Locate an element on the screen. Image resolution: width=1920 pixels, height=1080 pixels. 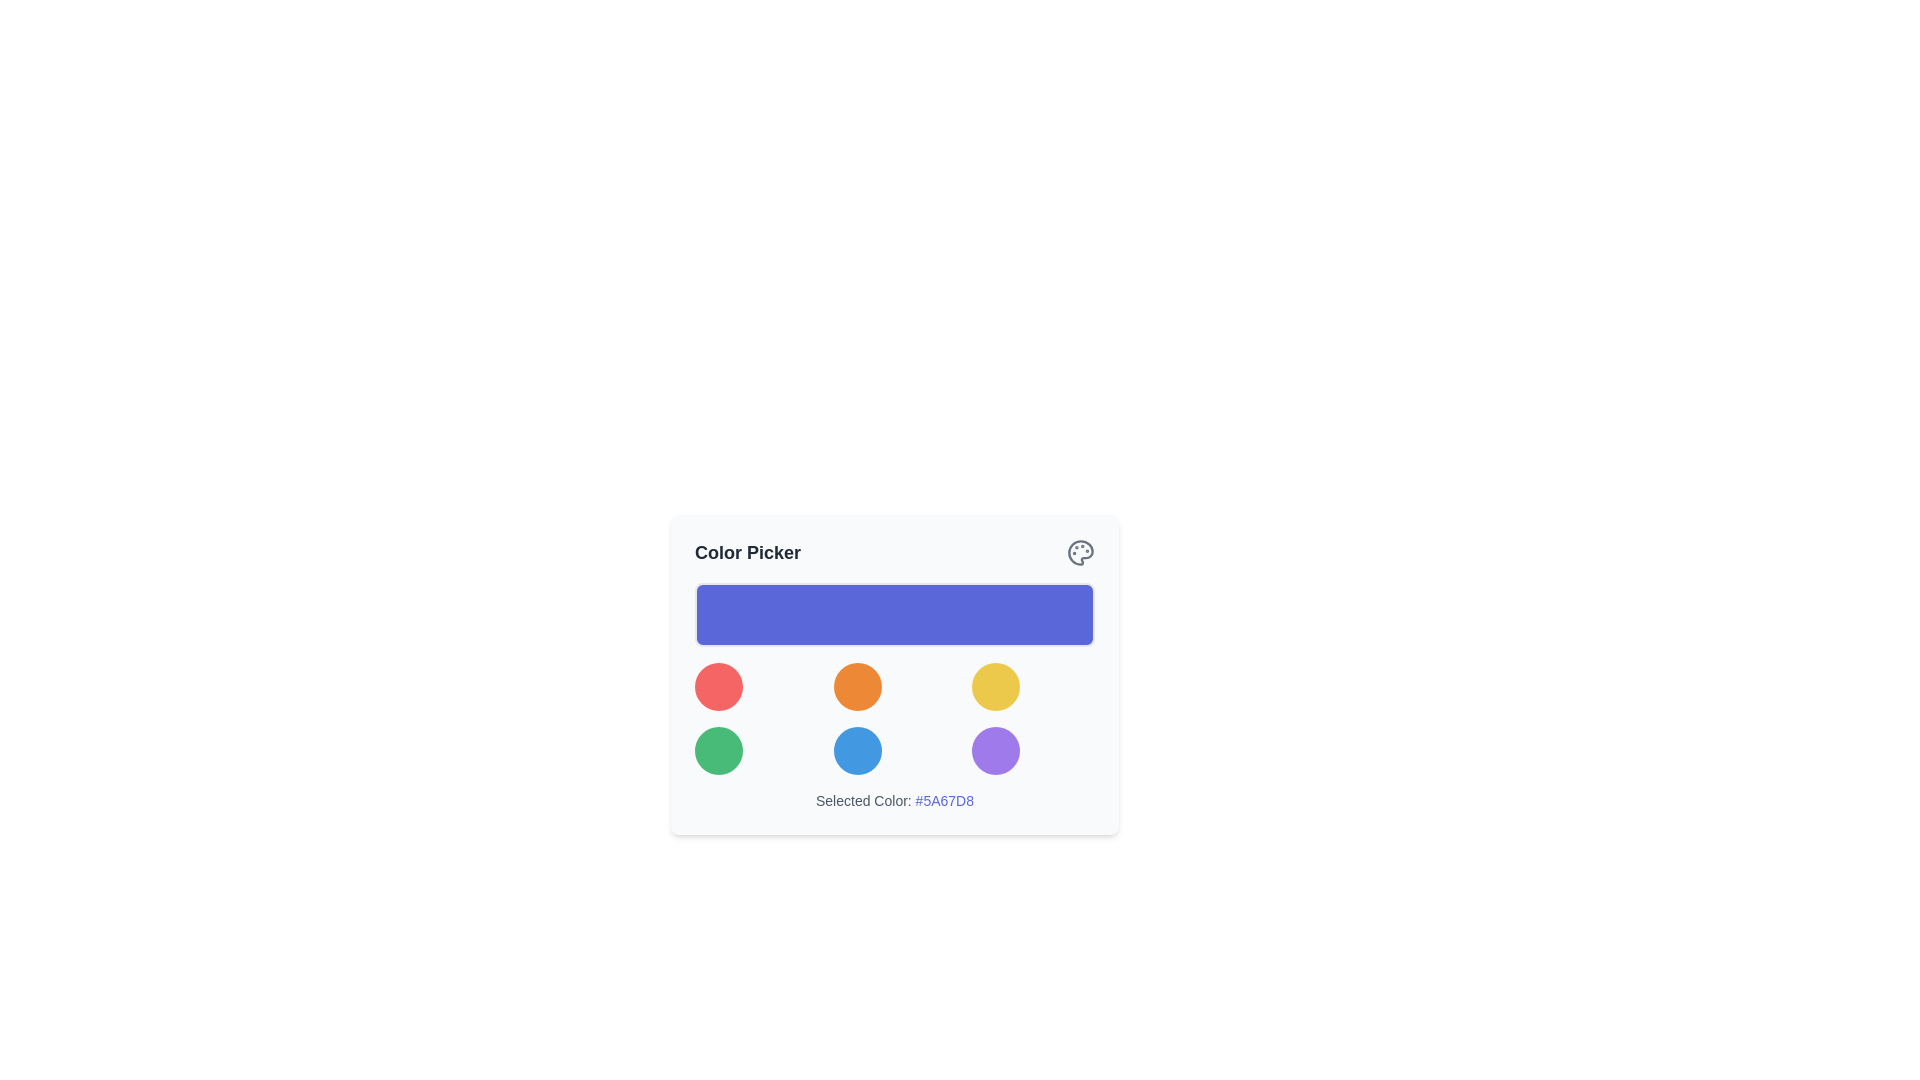
the sixth circular button in the Color Picker interface is located at coordinates (996, 751).